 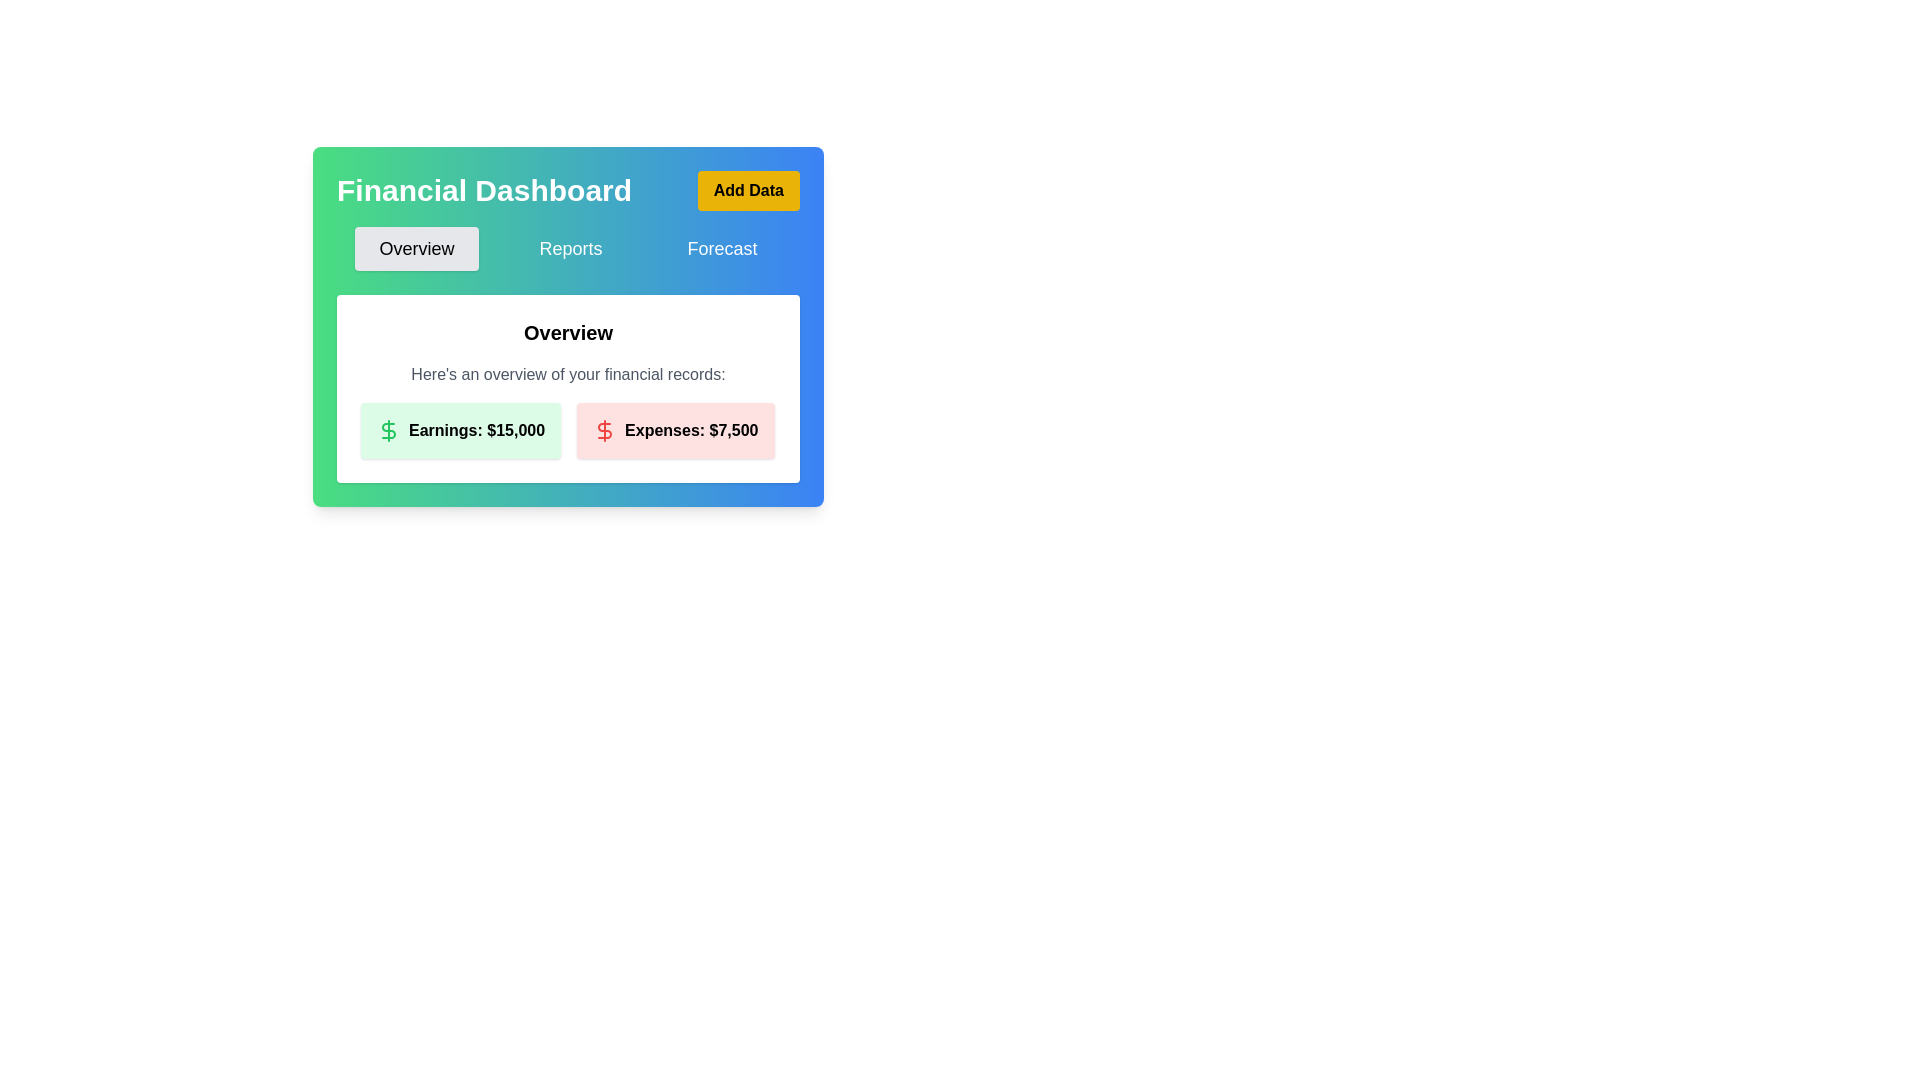 What do you see at coordinates (567, 389) in the screenshot?
I see `financial data summary displayed in the Summary display box located in the center of the dashboard below the navigation buttons` at bounding box center [567, 389].